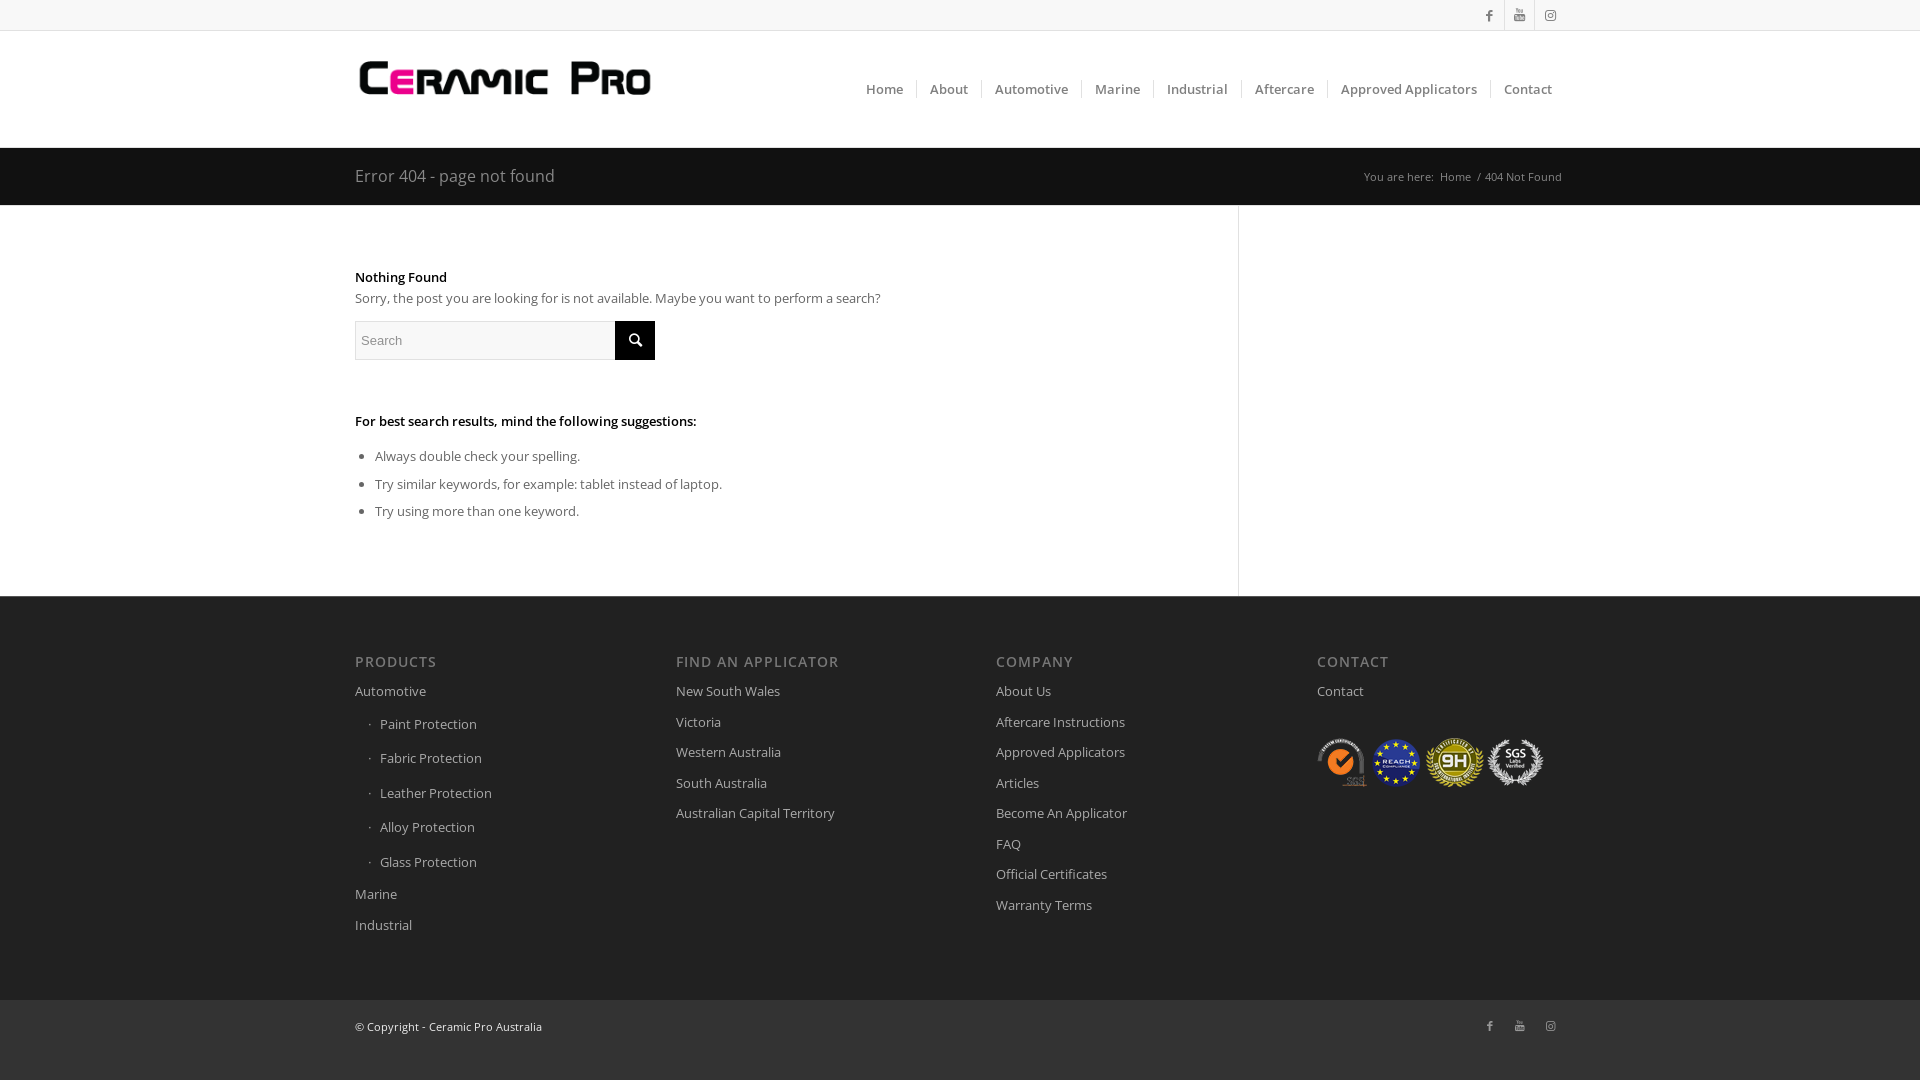 This screenshot has width=1920, height=1080. I want to click on 'Aftercare Instructions', so click(1118, 722).